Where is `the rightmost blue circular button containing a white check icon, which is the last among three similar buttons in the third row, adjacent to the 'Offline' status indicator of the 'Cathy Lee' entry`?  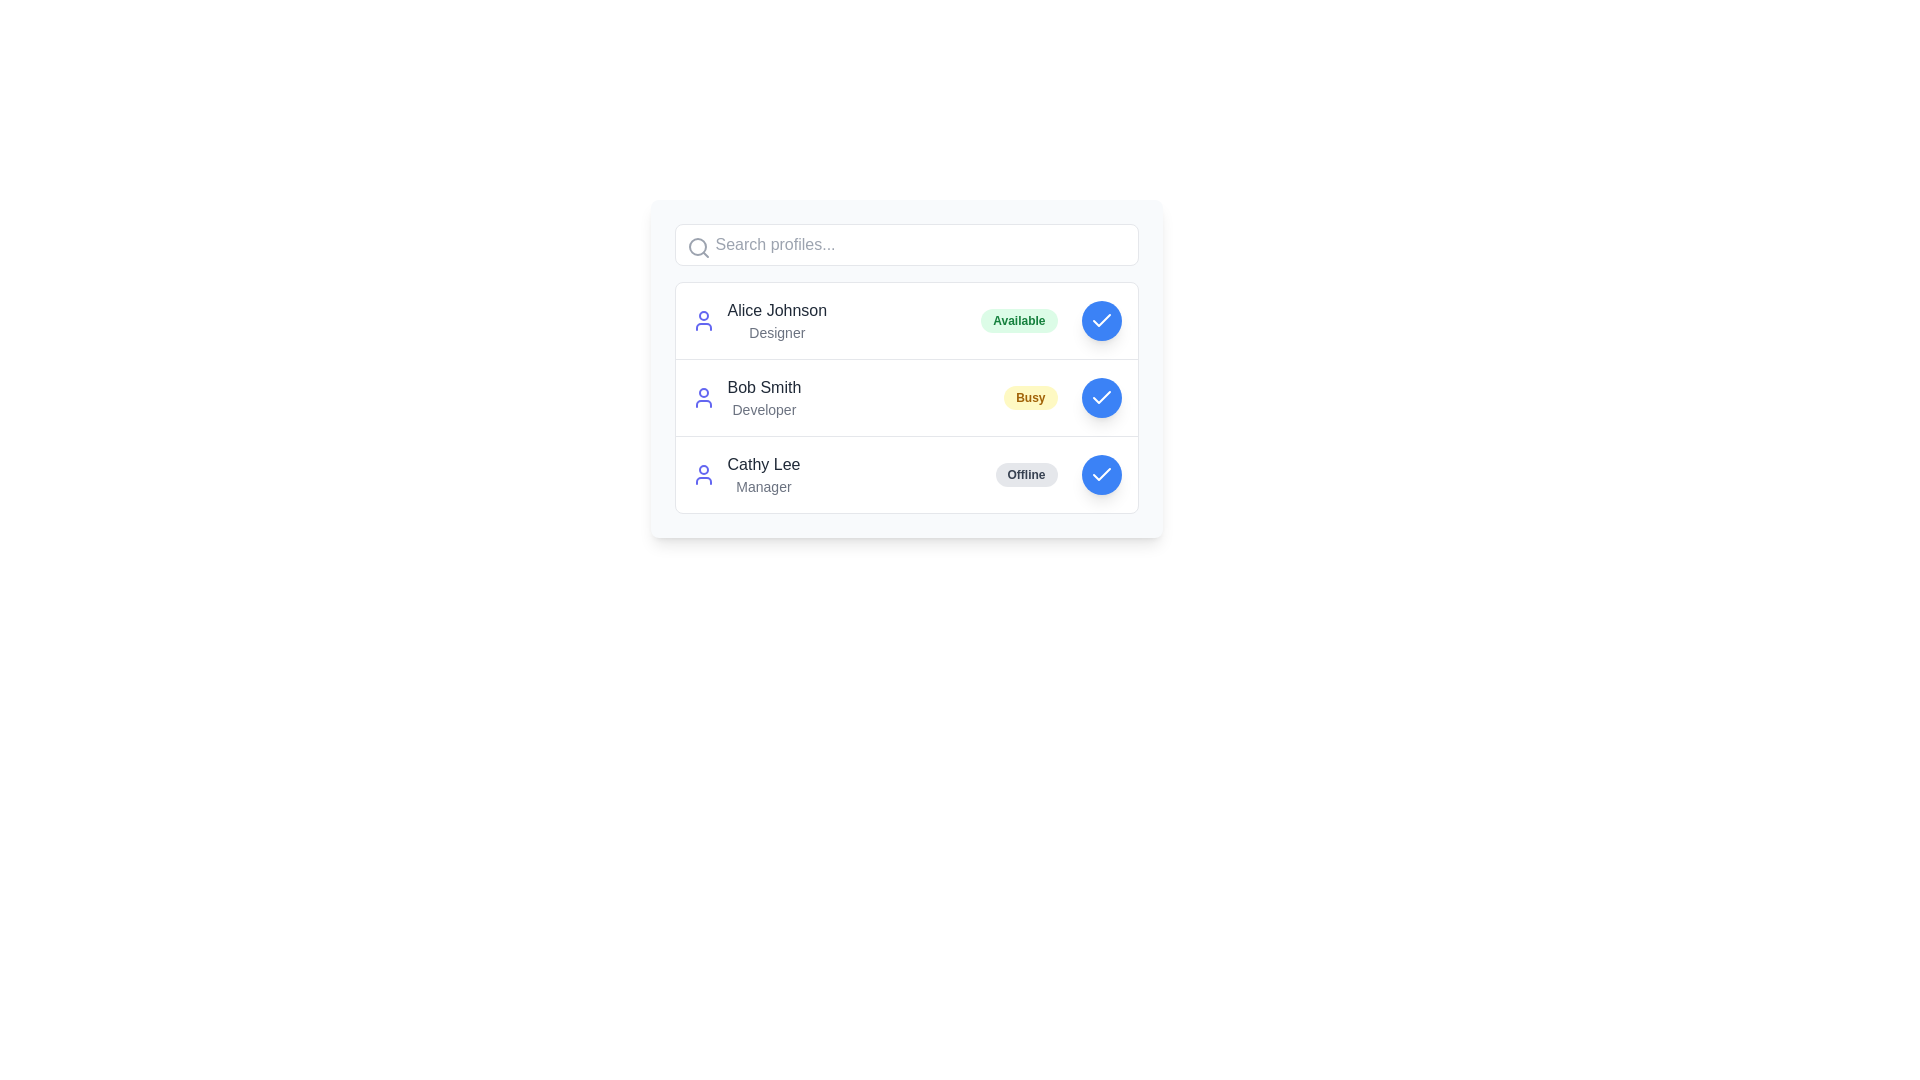
the rightmost blue circular button containing a white check icon, which is the last among three similar buttons in the third row, adjacent to the 'Offline' status indicator of the 'Cathy Lee' entry is located at coordinates (1100, 474).